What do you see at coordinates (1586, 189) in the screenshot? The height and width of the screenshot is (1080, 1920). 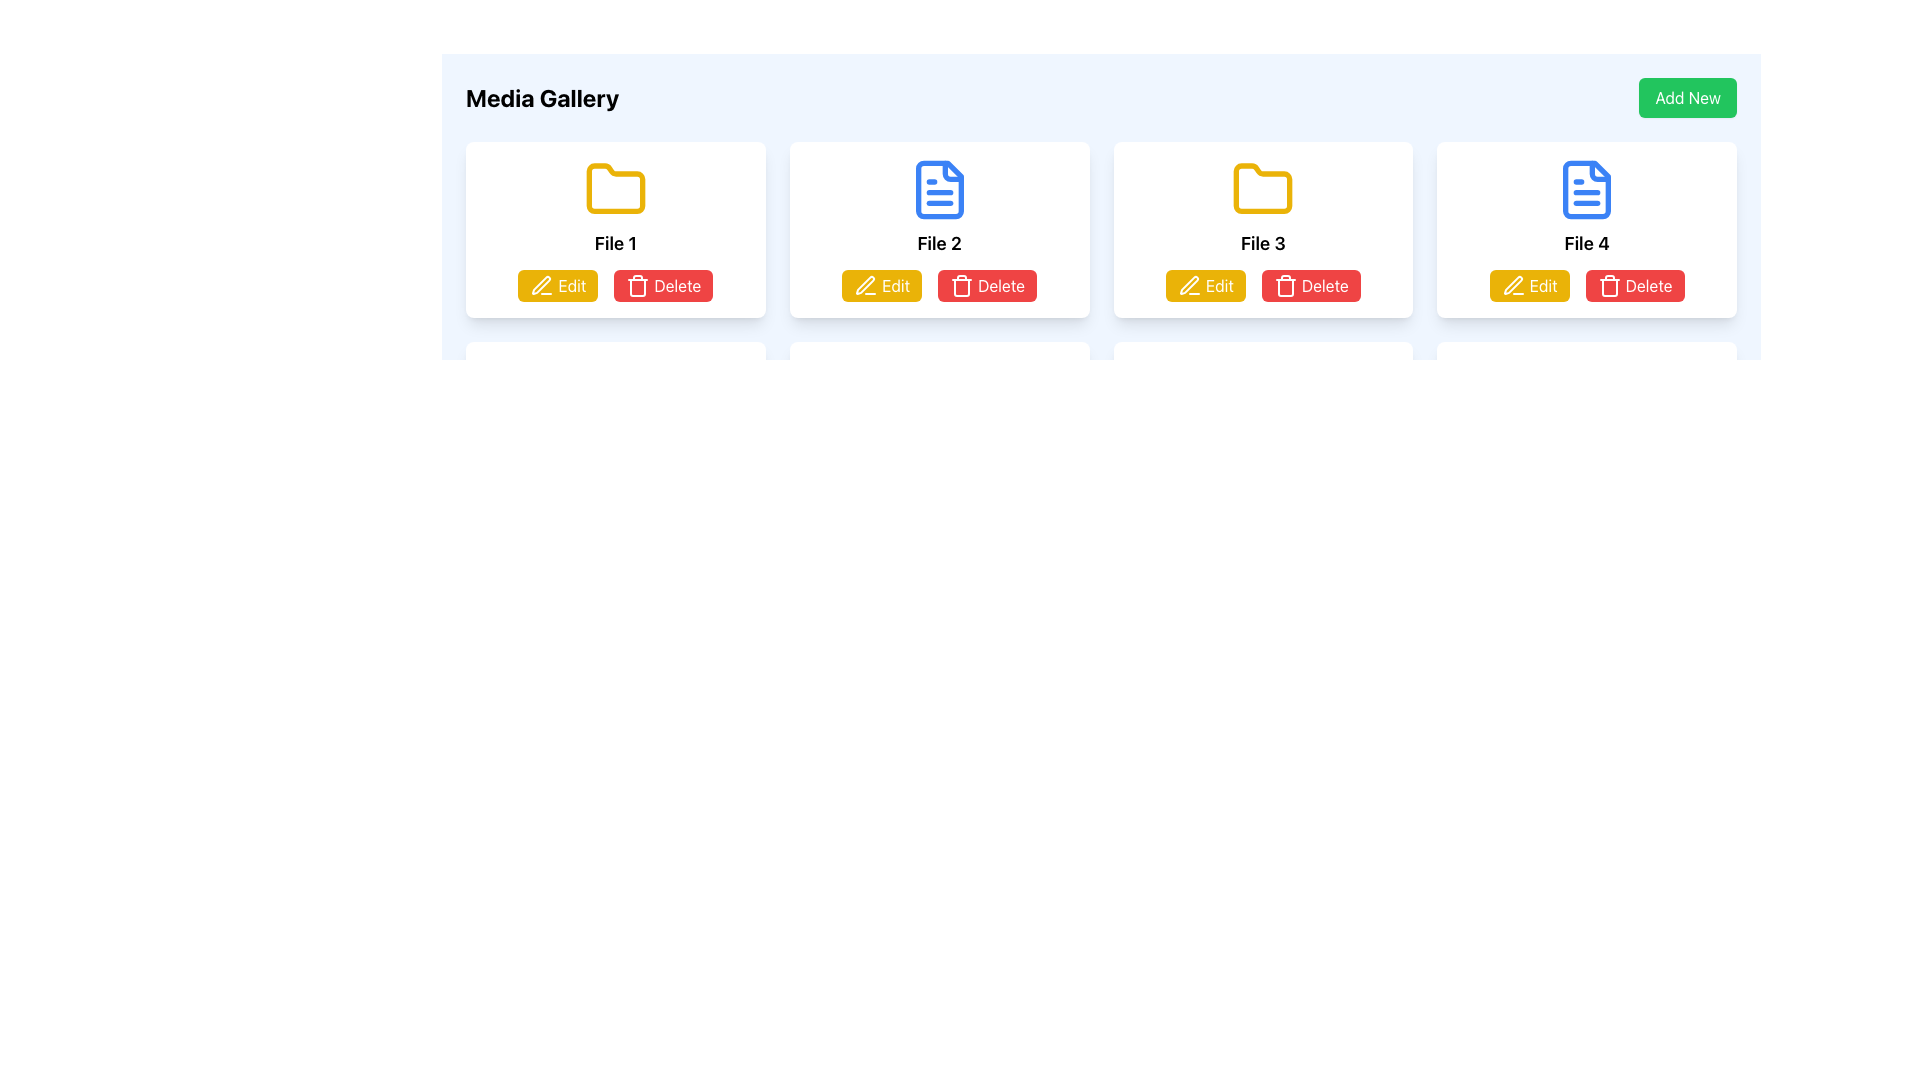 I see `the blue document file icon located in the fourth card of the media gallery section, specifically representing File 4` at bounding box center [1586, 189].